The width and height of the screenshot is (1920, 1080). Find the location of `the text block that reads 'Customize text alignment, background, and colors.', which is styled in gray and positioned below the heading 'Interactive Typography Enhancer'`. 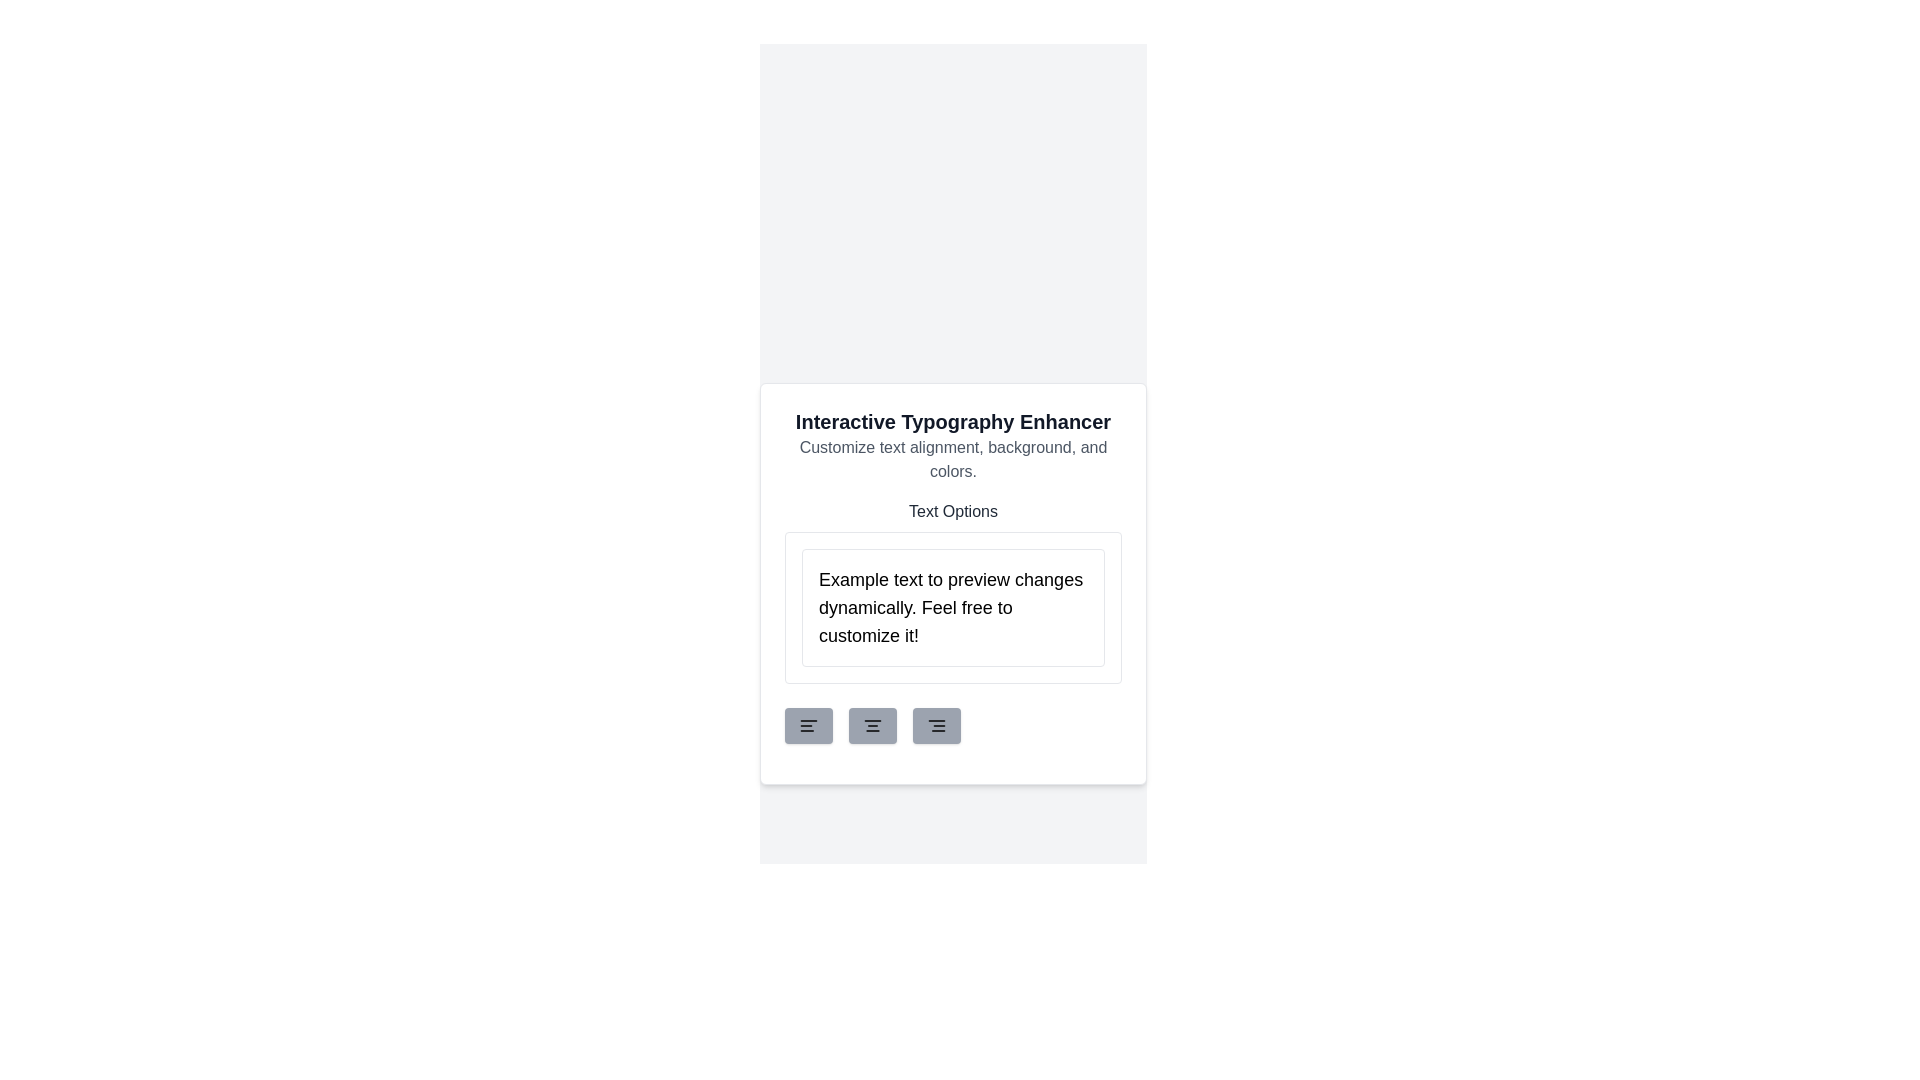

the text block that reads 'Customize text alignment, background, and colors.', which is styled in gray and positioned below the heading 'Interactive Typography Enhancer' is located at coordinates (952, 459).